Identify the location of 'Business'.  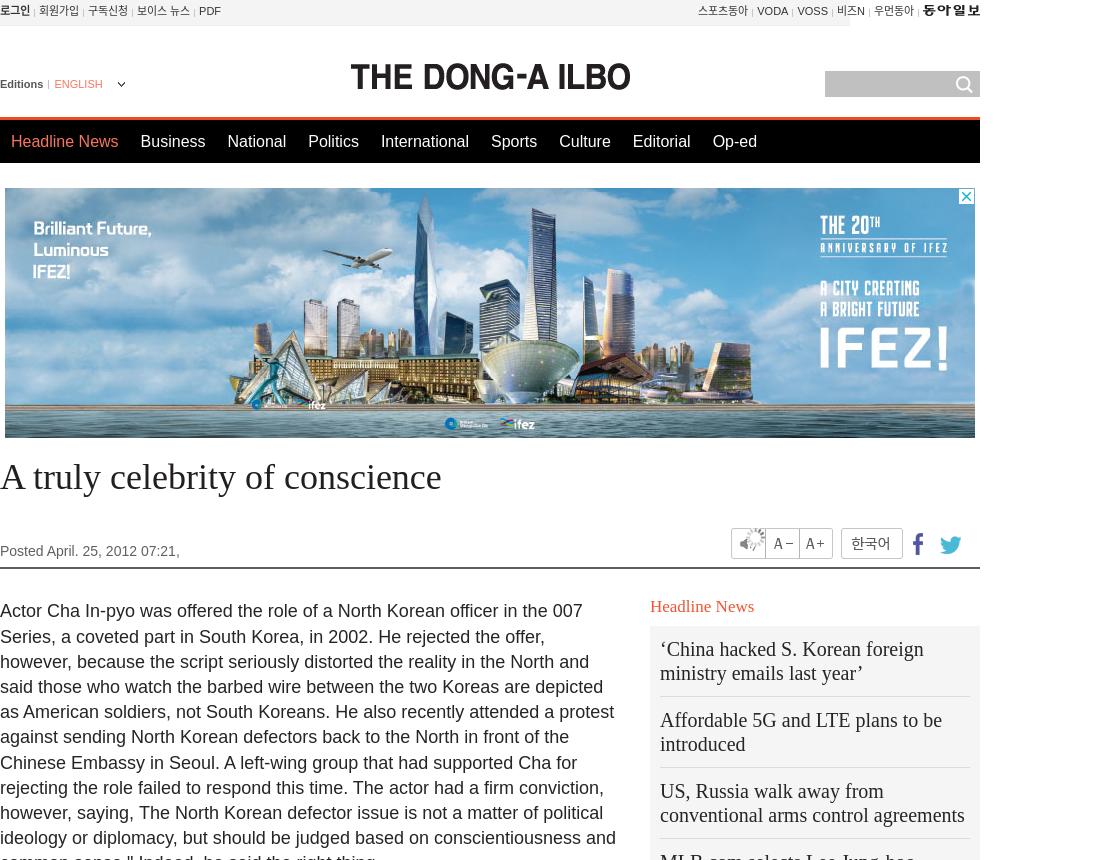
(139, 141).